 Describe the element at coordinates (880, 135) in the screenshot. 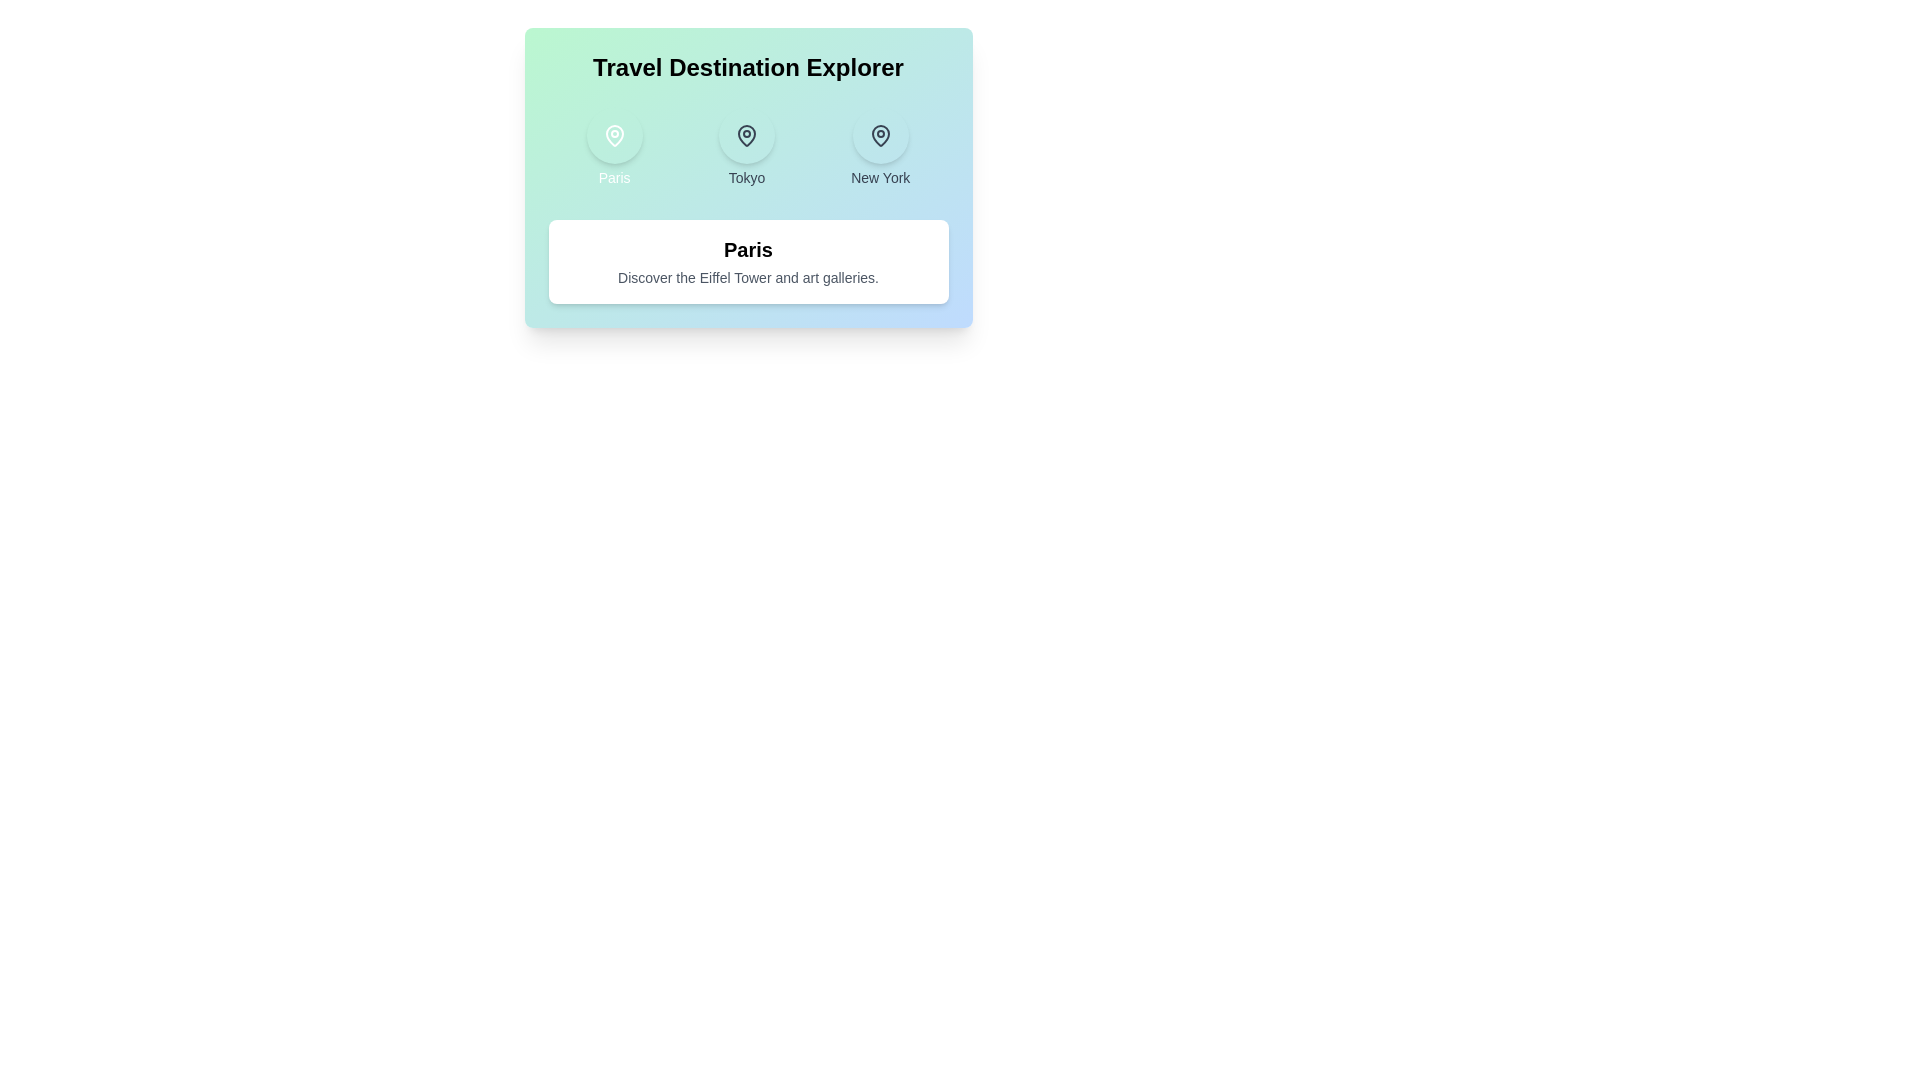

I see `the circular button with a map pin icon, which is the third button in the horizontal list under 'Travel Destination Explorer'` at that location.